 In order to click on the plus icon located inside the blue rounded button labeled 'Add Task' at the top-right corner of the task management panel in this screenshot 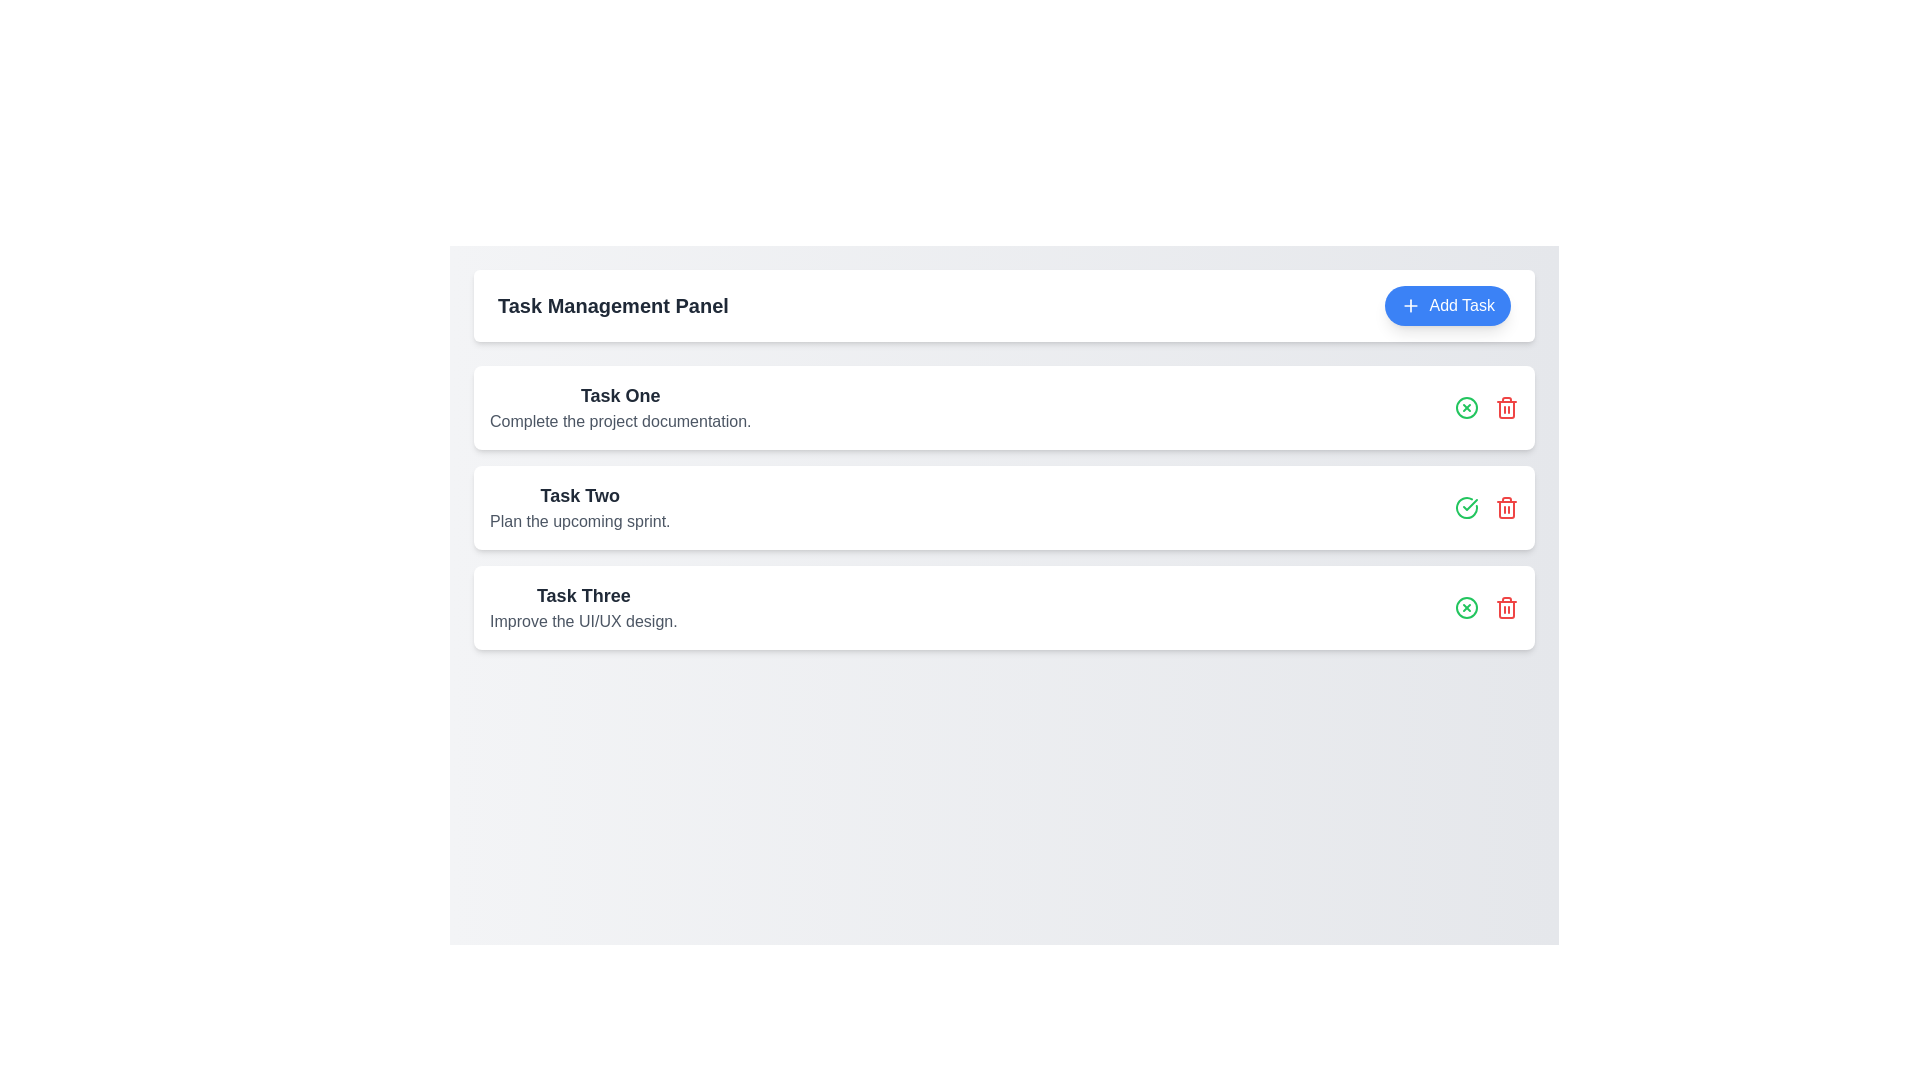, I will do `click(1410, 305)`.